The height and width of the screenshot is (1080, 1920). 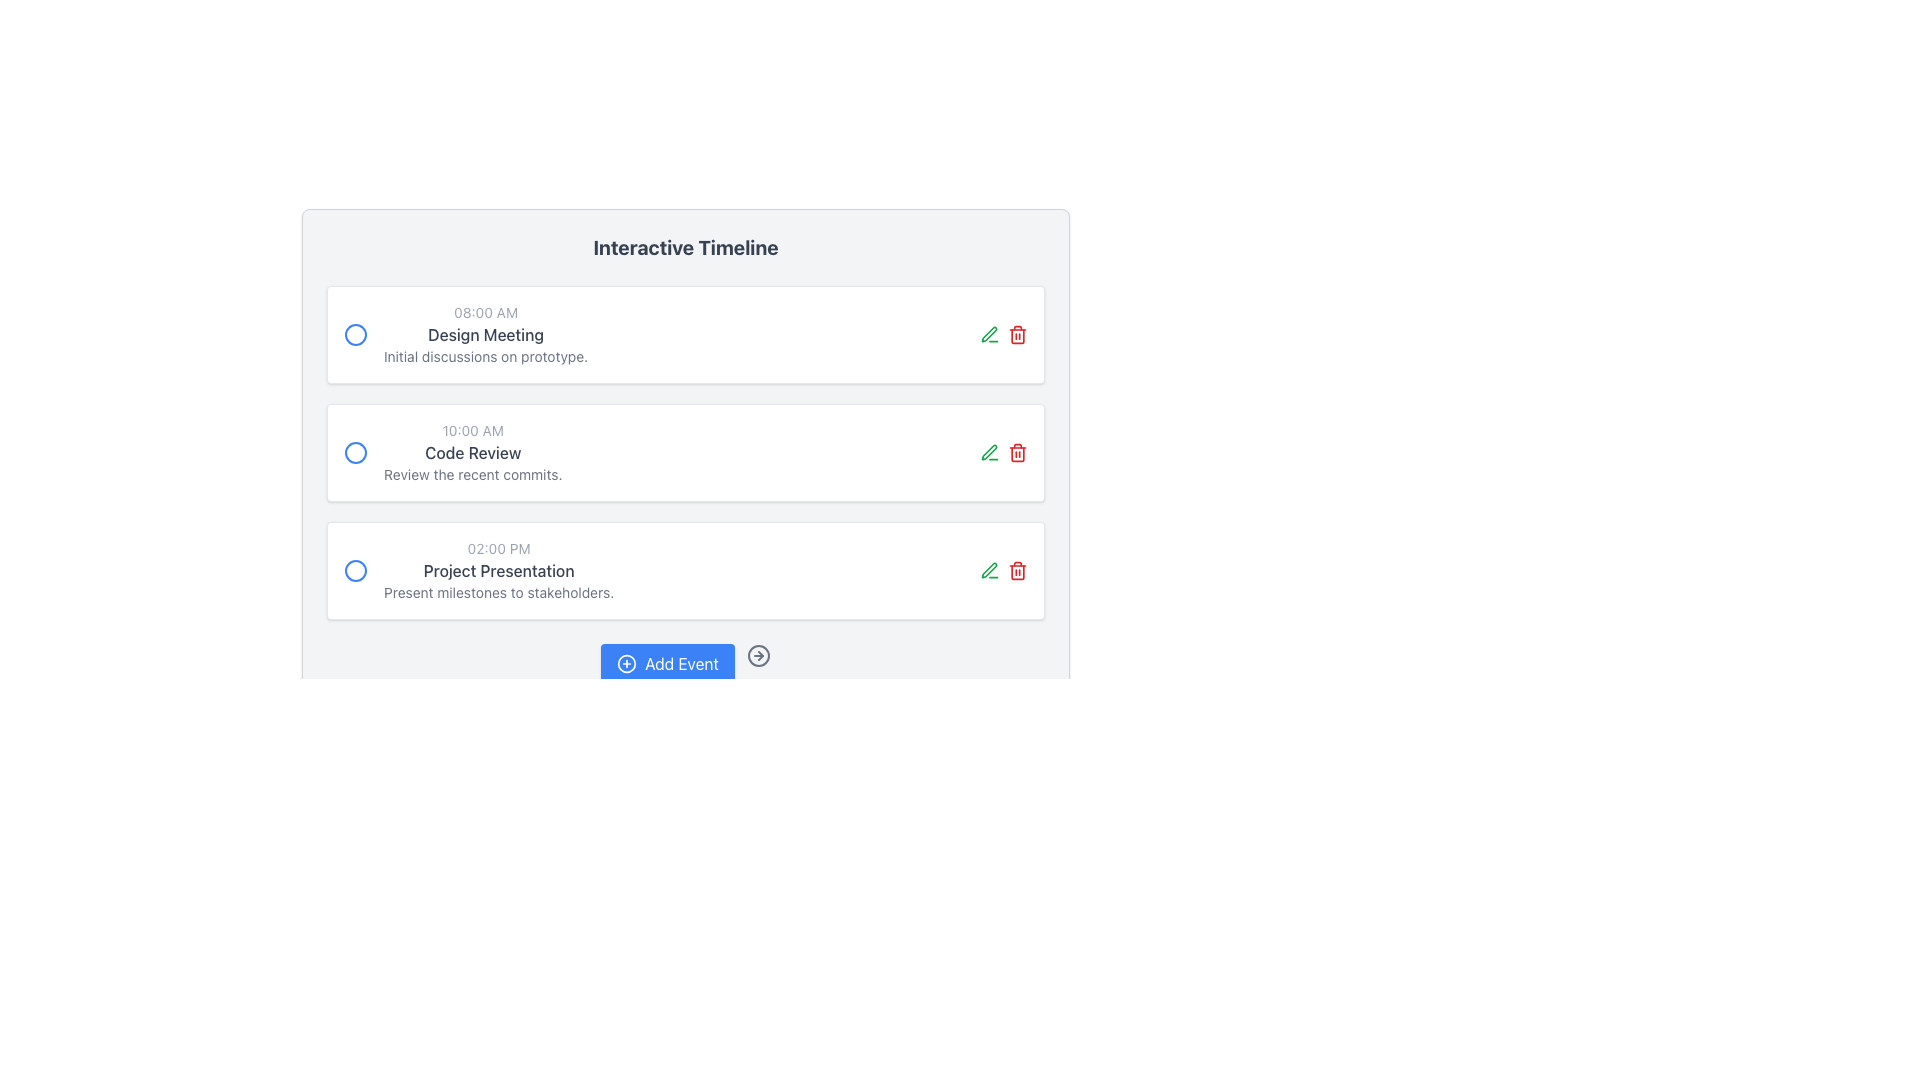 What do you see at coordinates (355, 570) in the screenshot?
I see `the third graphical indicator (SVG Circle) representing the 'Project Presentation' event at 02:00 PM in the Interactive Timeline interface` at bounding box center [355, 570].